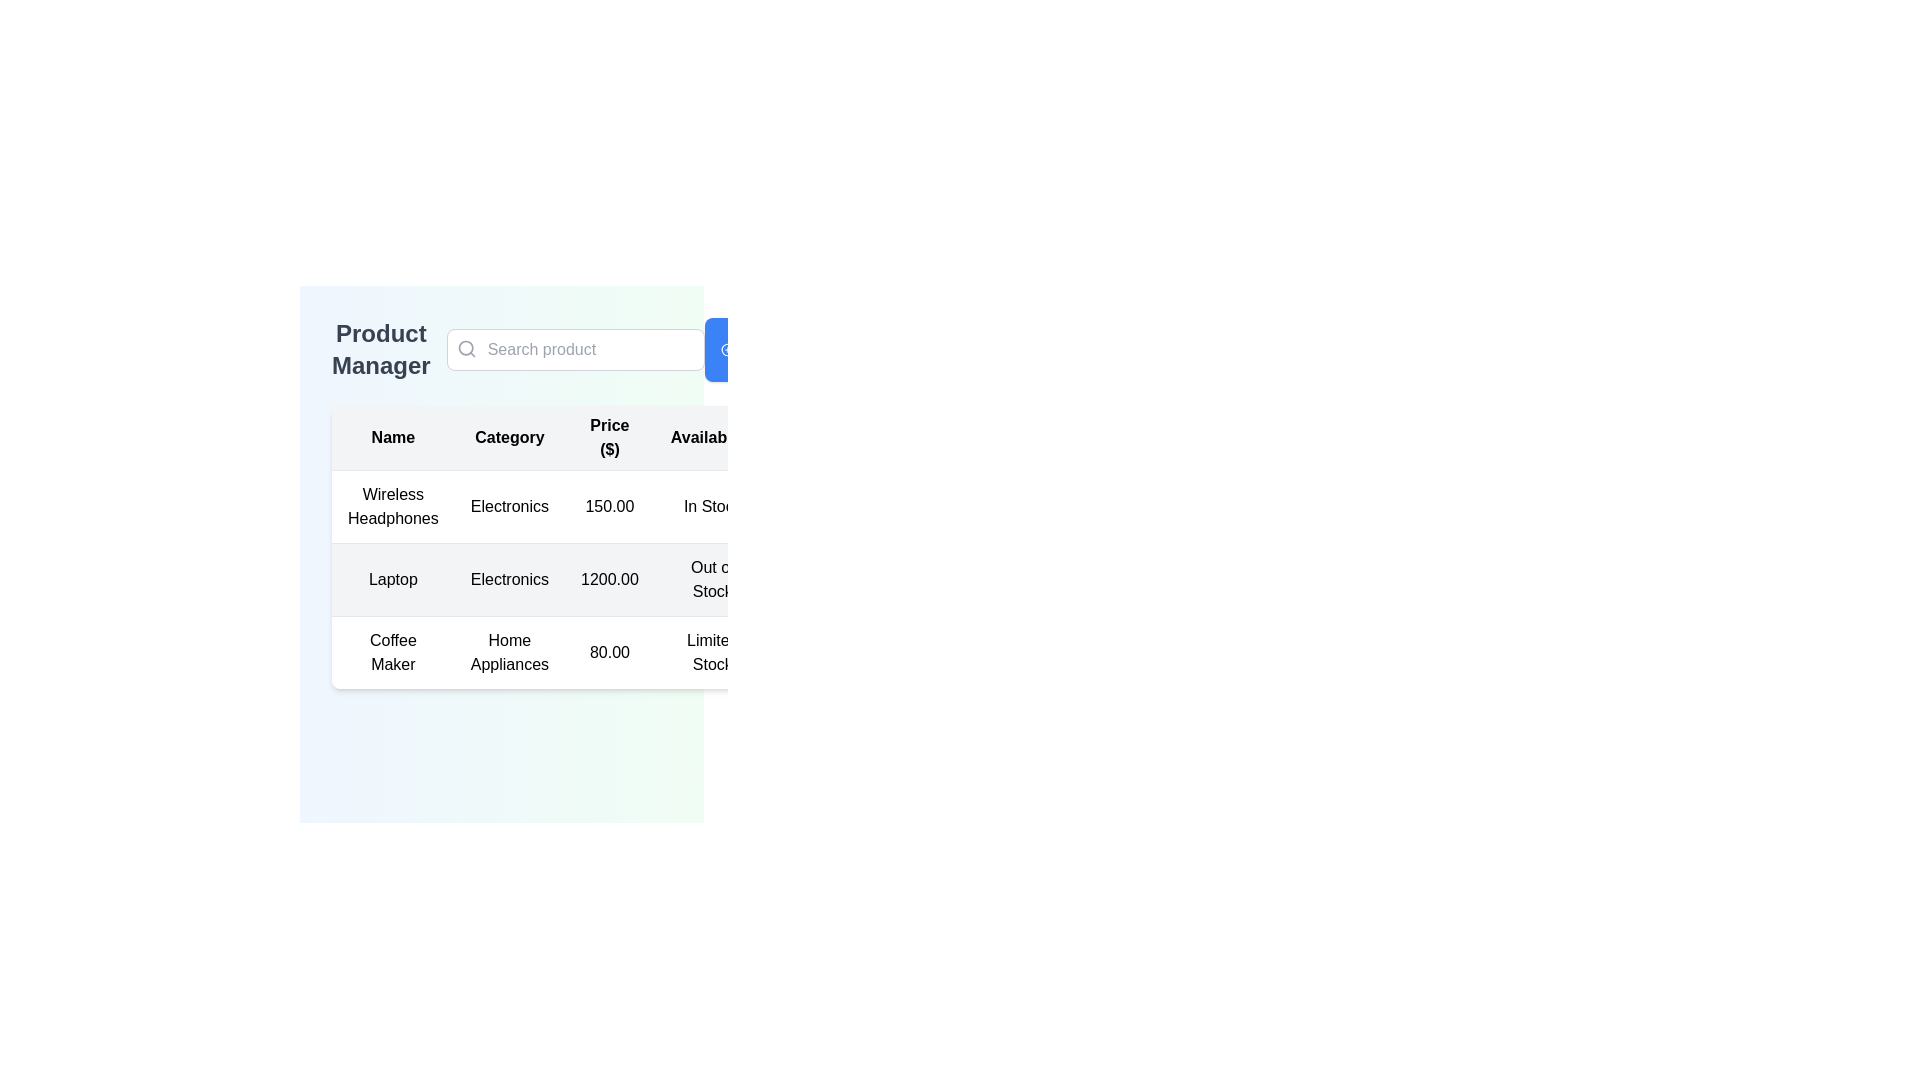  Describe the element at coordinates (608, 437) in the screenshot. I see `text from the 'Price ($)' header cell in the table, which is the third column header positioned between 'Category' and 'Availability'` at that location.